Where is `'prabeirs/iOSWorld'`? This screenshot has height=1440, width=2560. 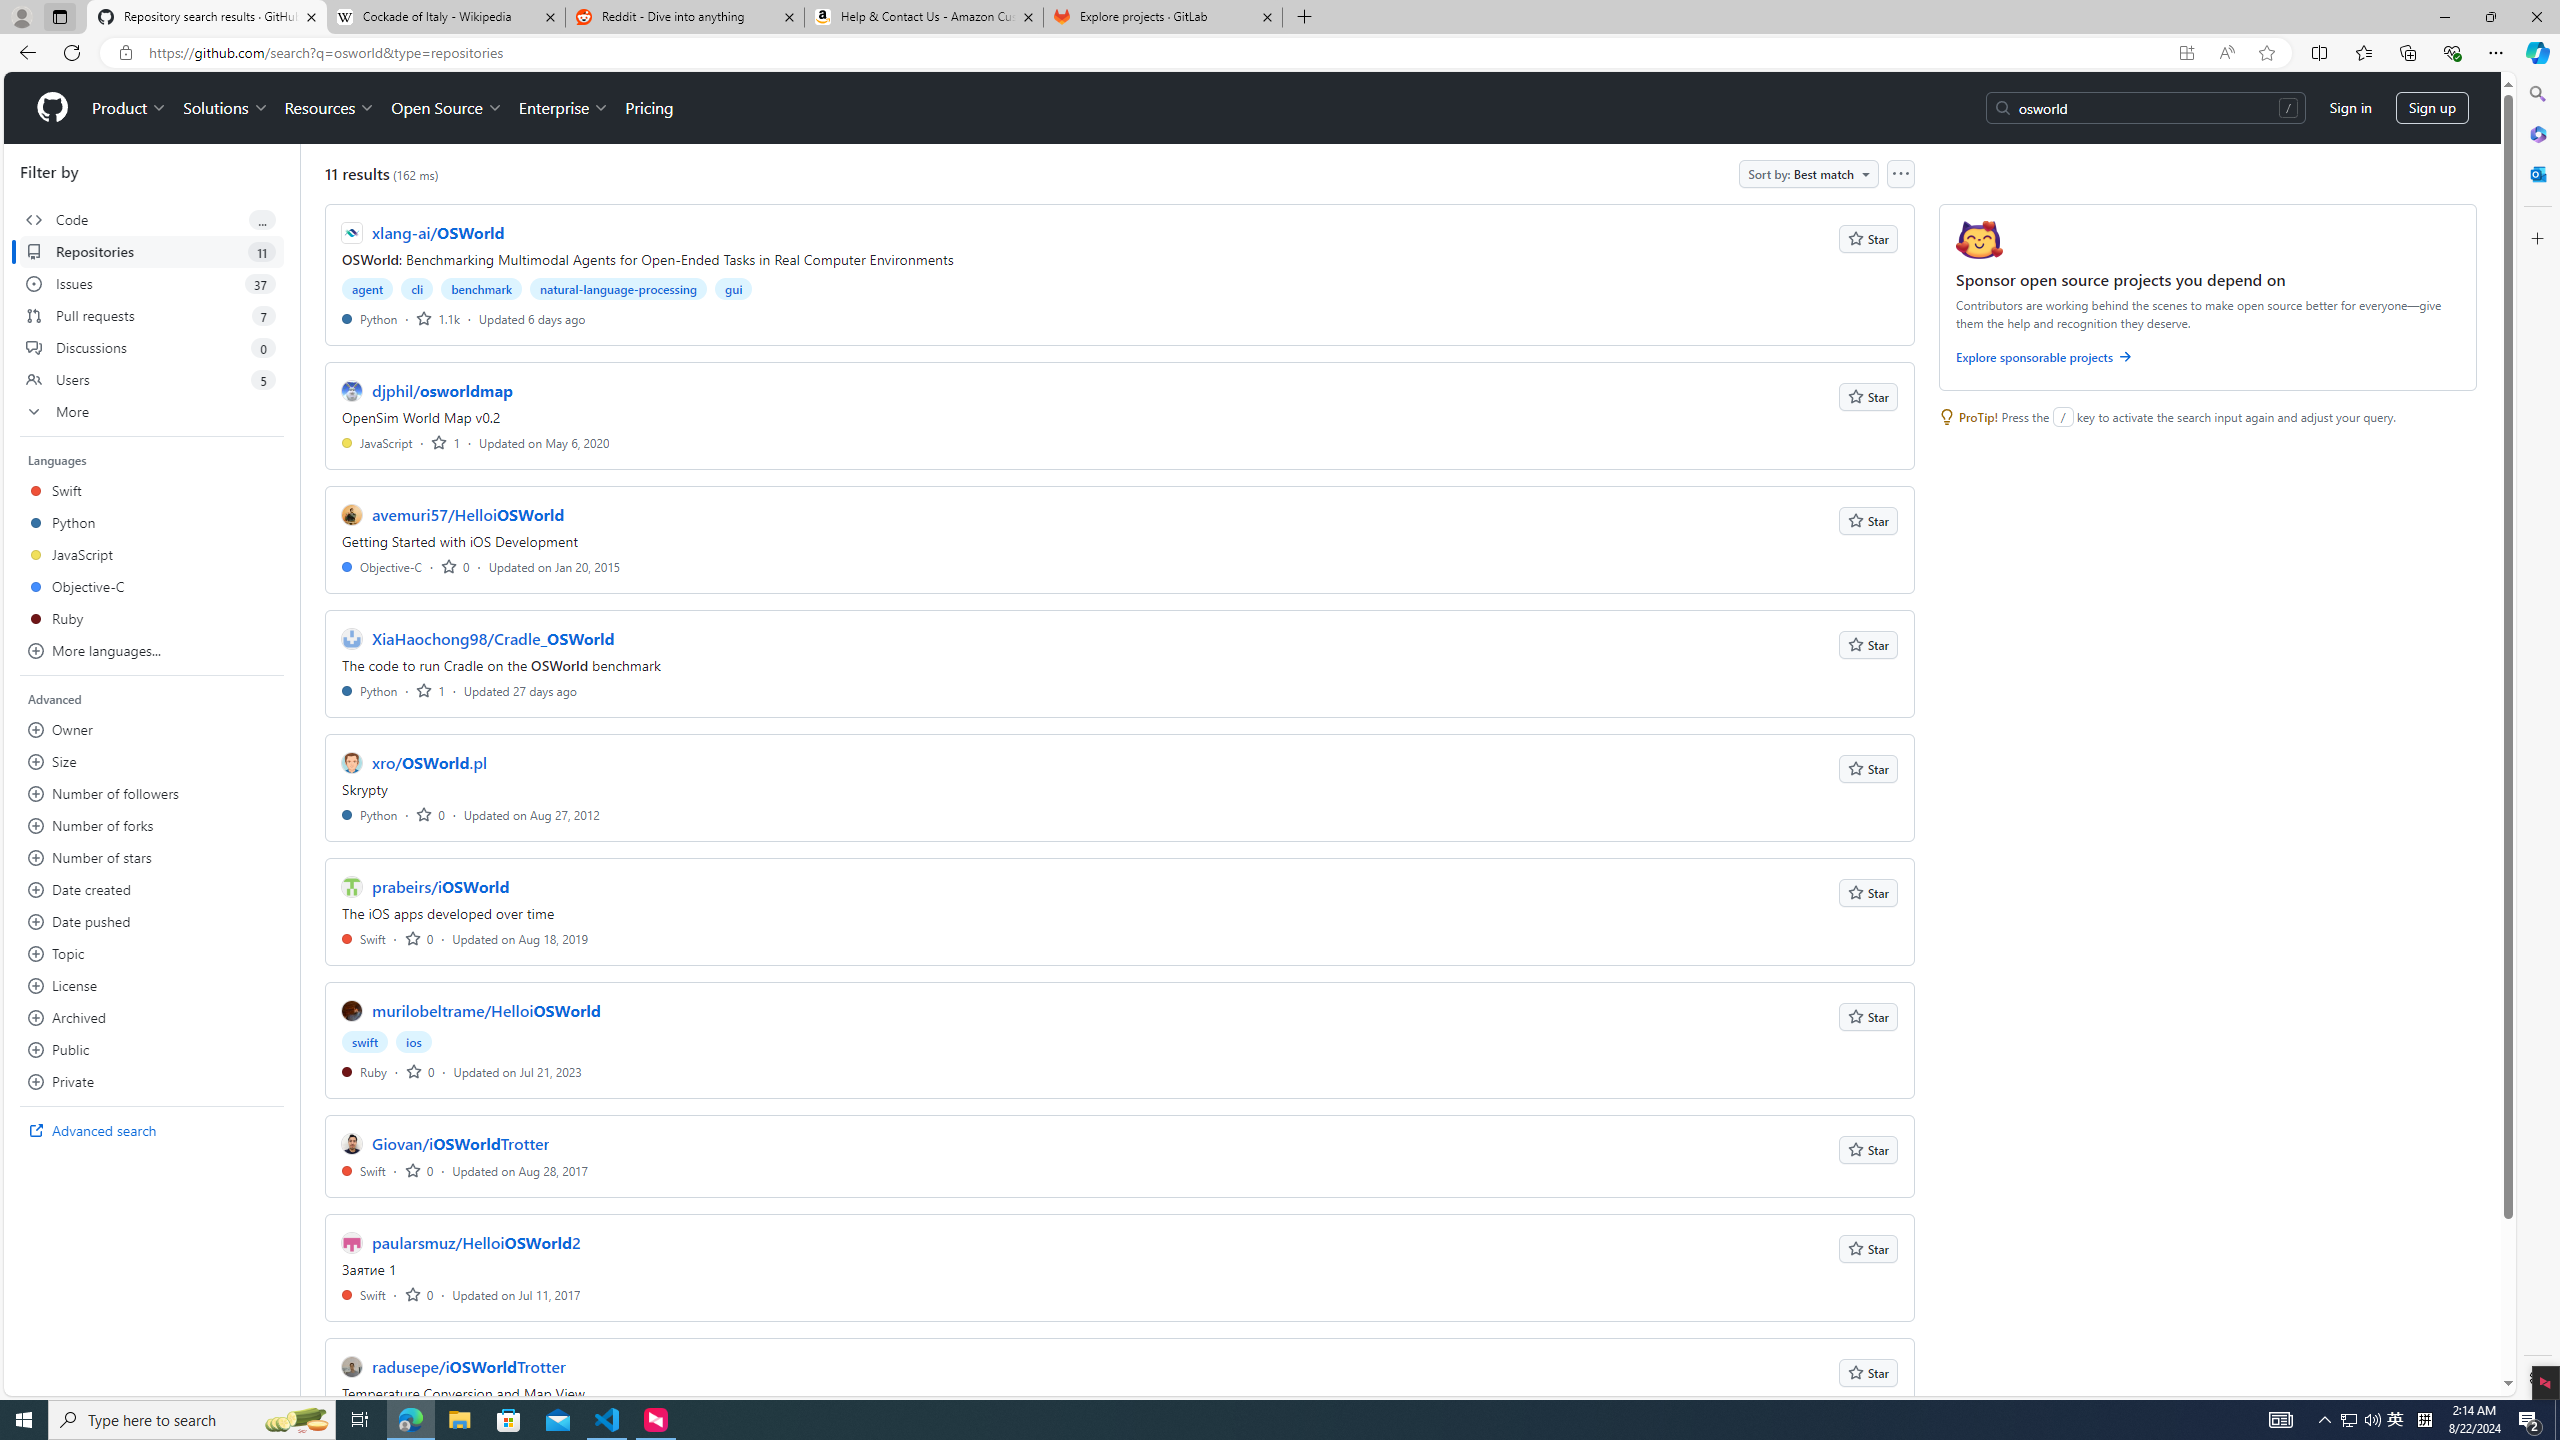
'prabeirs/iOSWorld' is located at coordinates (440, 886).